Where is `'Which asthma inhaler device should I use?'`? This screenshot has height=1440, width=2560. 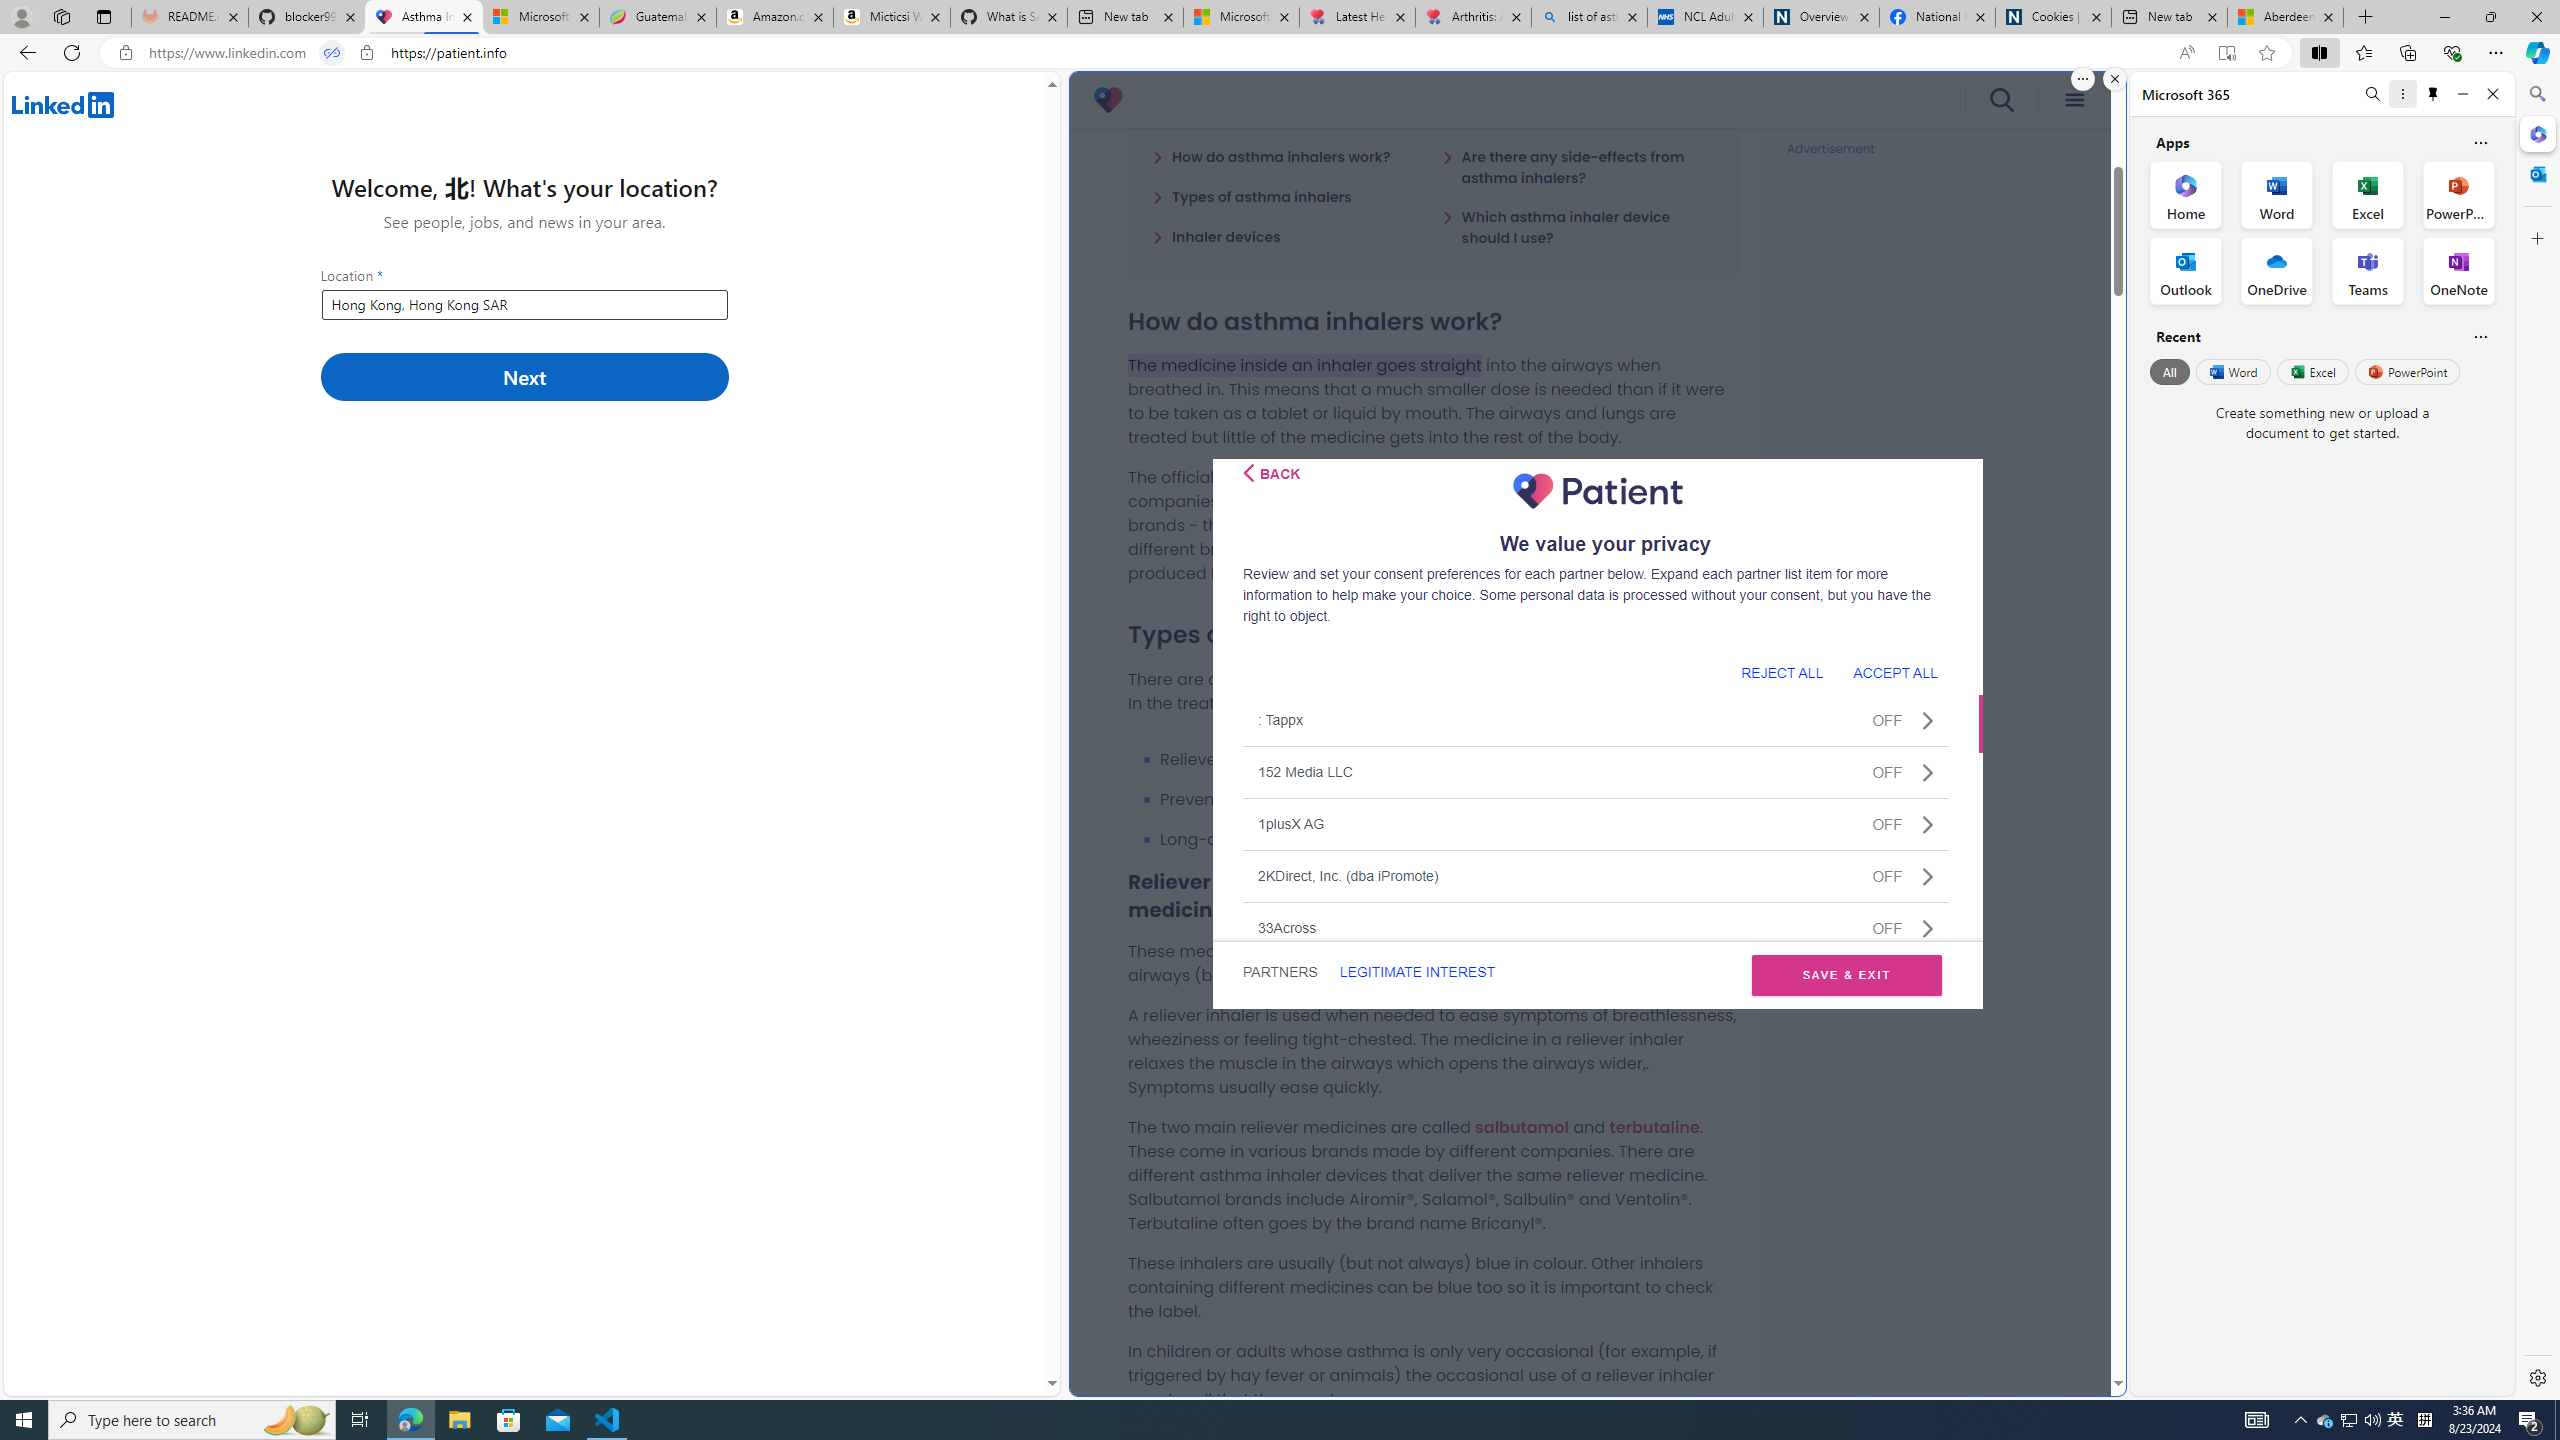
'Which asthma inhaler device should I use?' is located at coordinates (1577, 226).